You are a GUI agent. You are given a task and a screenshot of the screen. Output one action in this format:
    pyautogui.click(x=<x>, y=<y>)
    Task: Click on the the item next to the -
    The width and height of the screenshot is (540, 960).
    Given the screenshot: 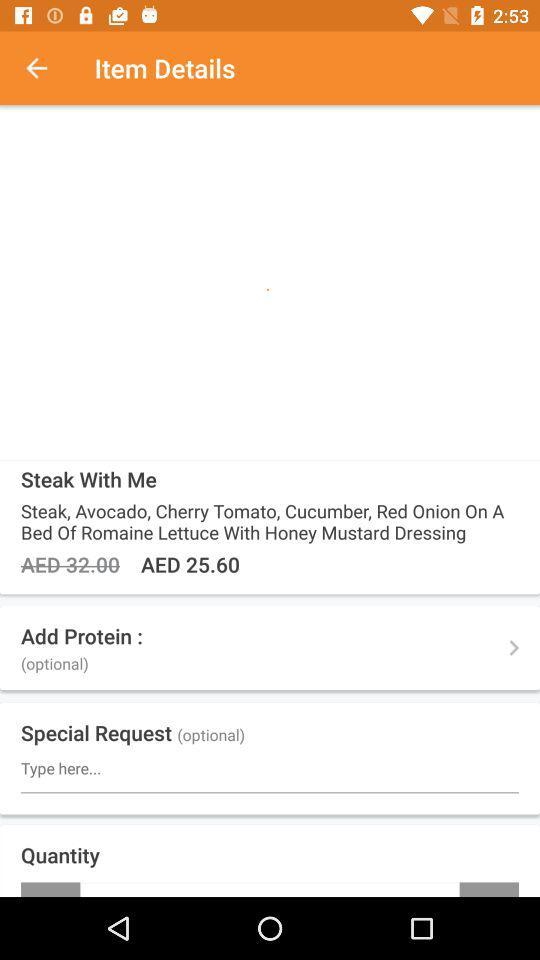 What is the action you would take?
    pyautogui.click(x=488, y=888)
    